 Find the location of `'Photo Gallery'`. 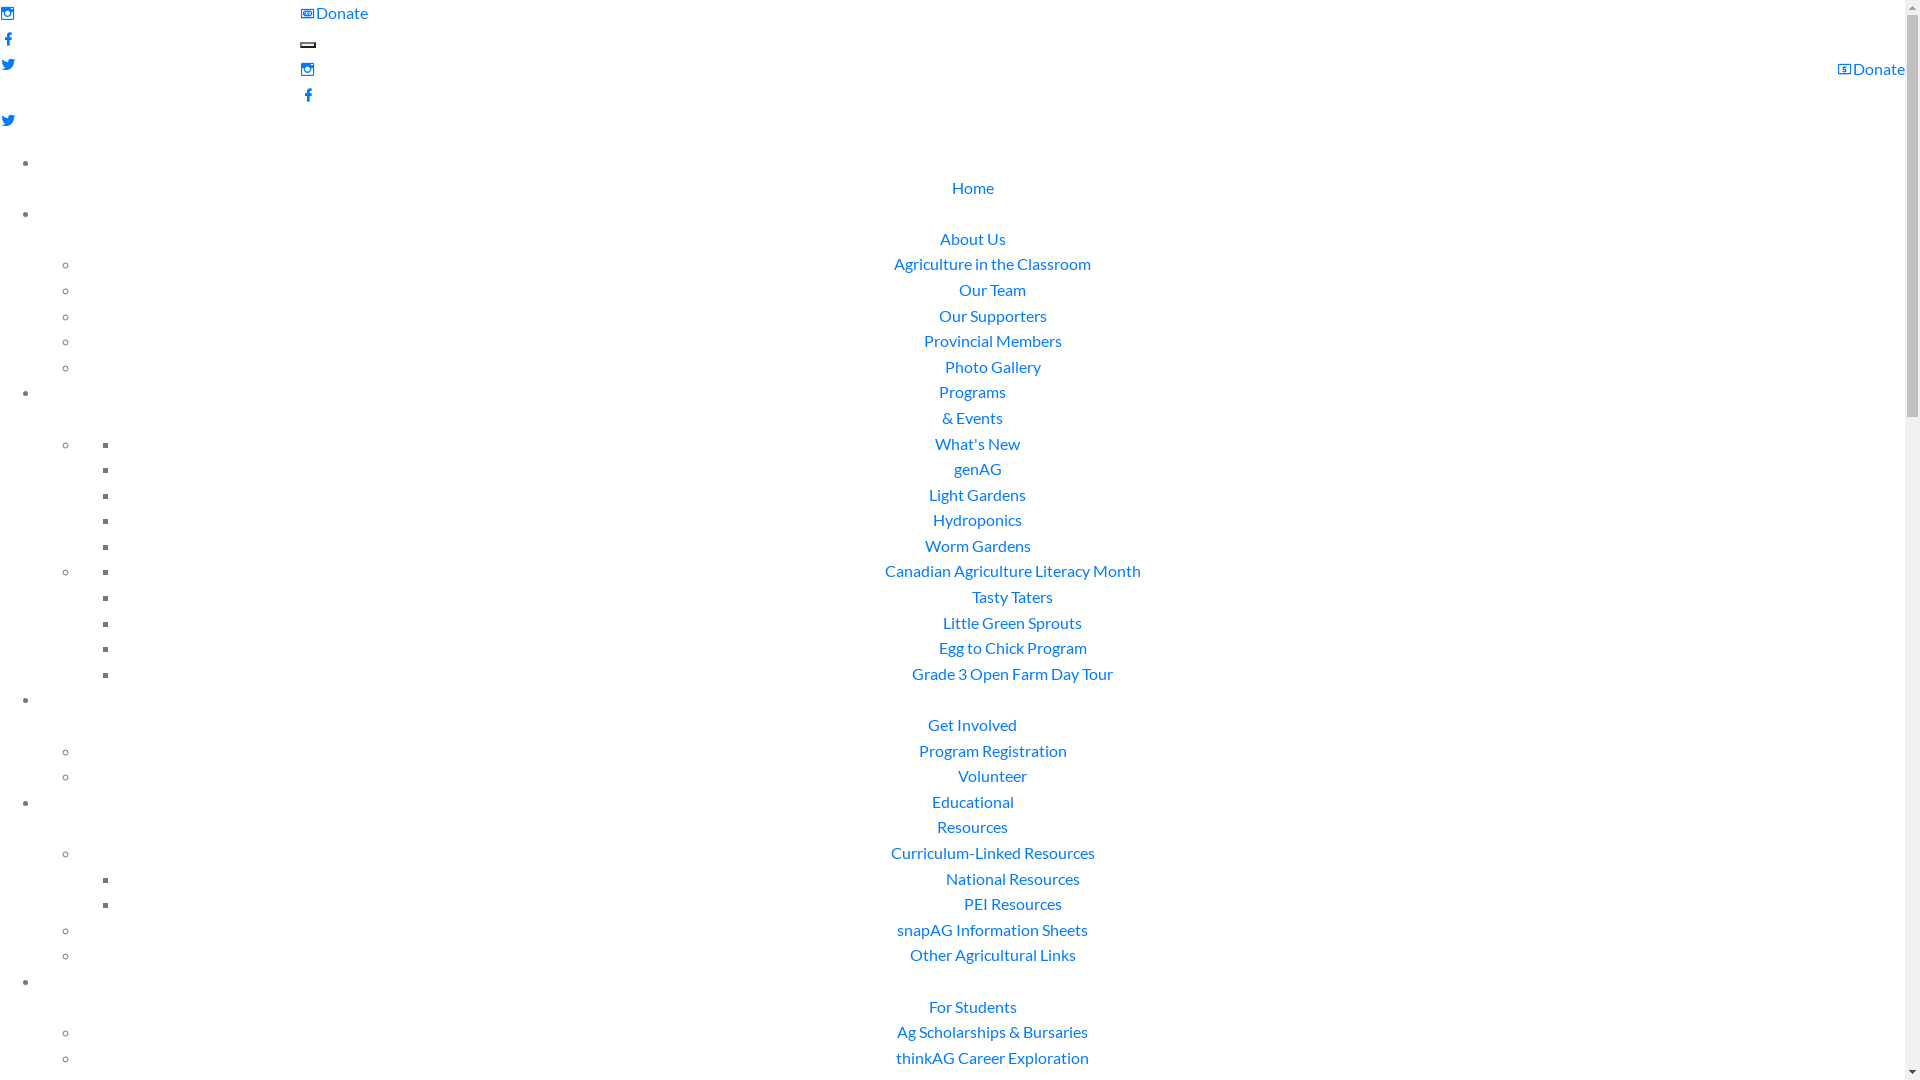

'Photo Gallery' is located at coordinates (992, 366).